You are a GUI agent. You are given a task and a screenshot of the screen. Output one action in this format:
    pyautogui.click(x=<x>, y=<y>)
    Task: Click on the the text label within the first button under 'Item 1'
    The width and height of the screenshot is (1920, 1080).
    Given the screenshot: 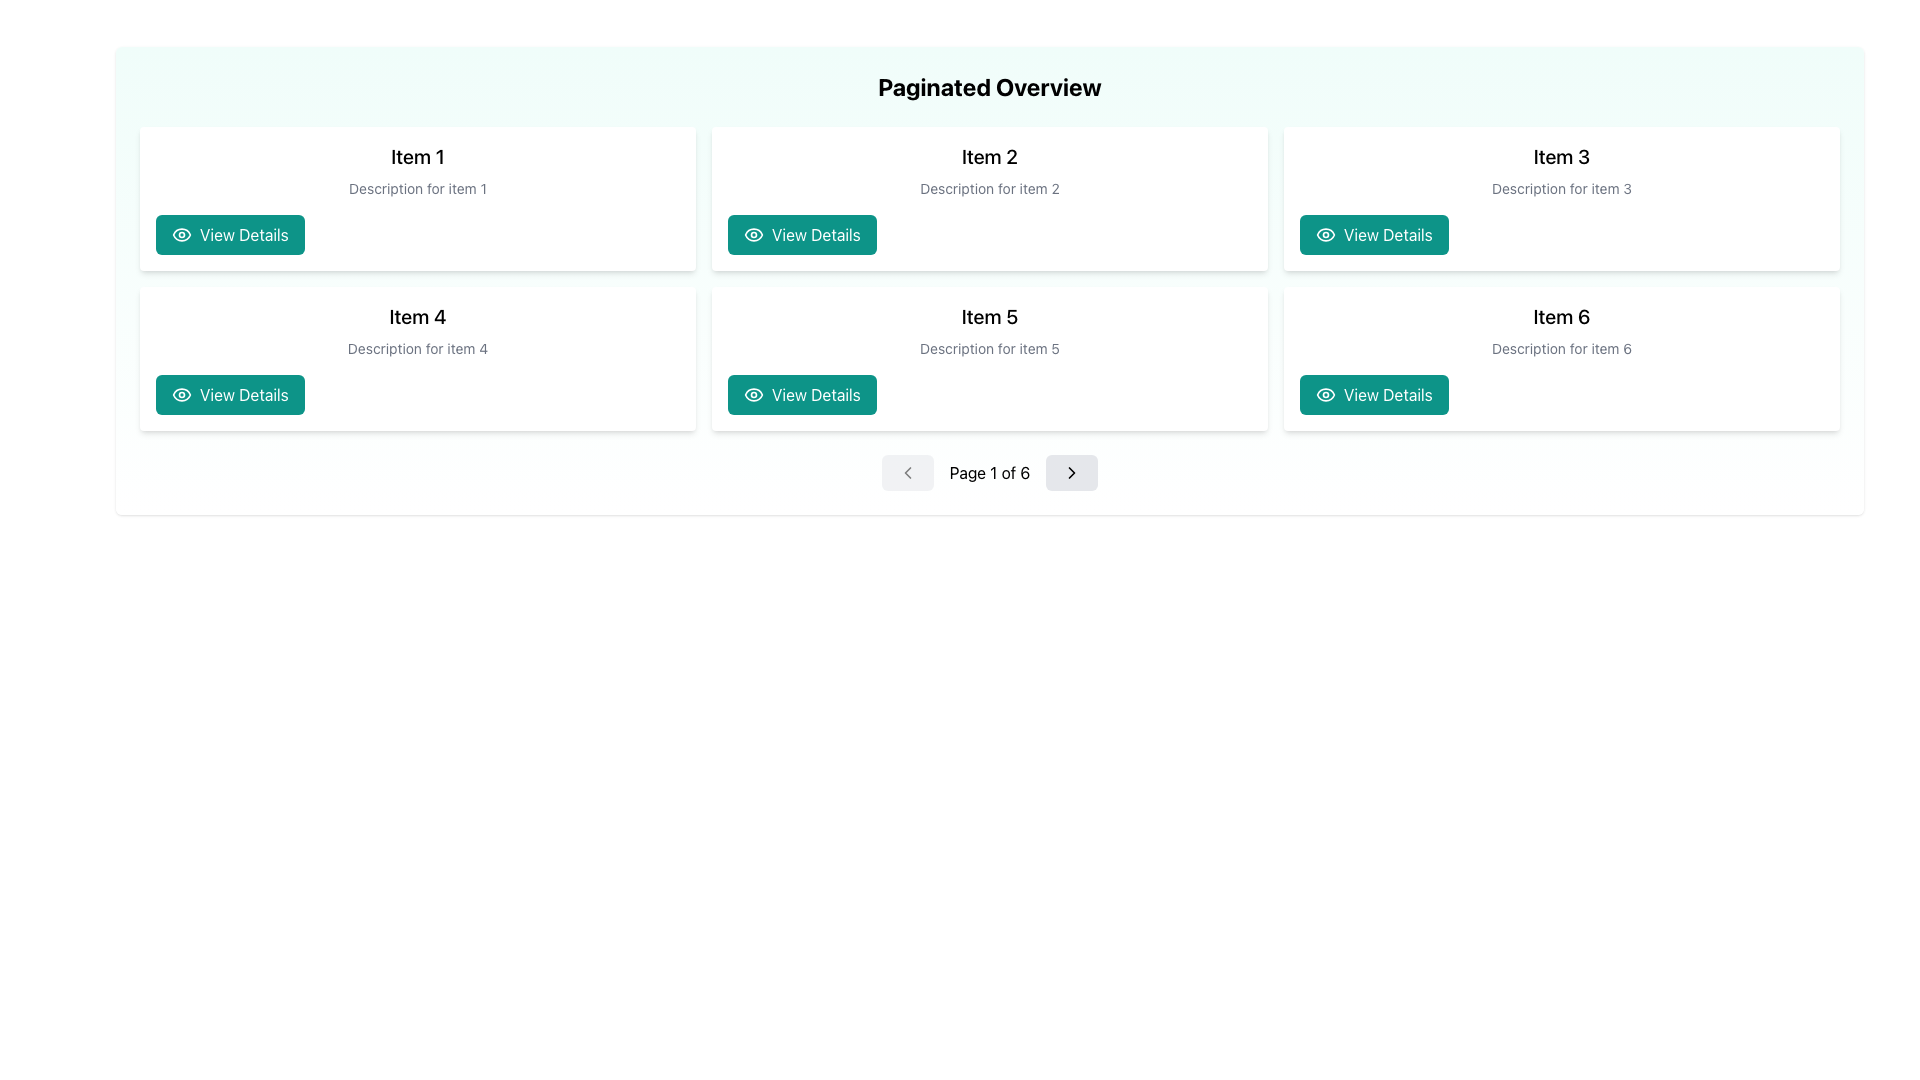 What is the action you would take?
    pyautogui.click(x=243, y=234)
    